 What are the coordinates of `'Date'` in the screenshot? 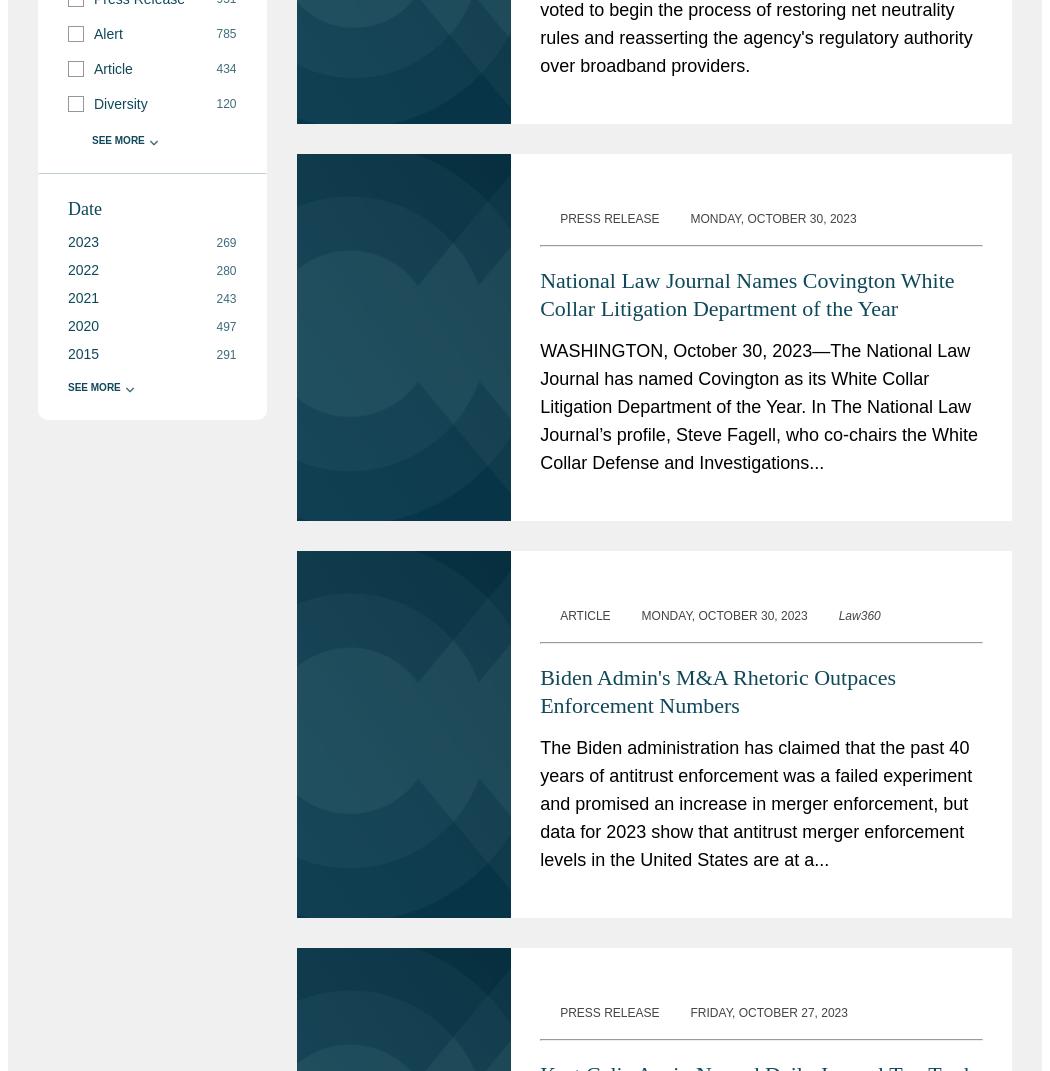 It's located at (84, 207).